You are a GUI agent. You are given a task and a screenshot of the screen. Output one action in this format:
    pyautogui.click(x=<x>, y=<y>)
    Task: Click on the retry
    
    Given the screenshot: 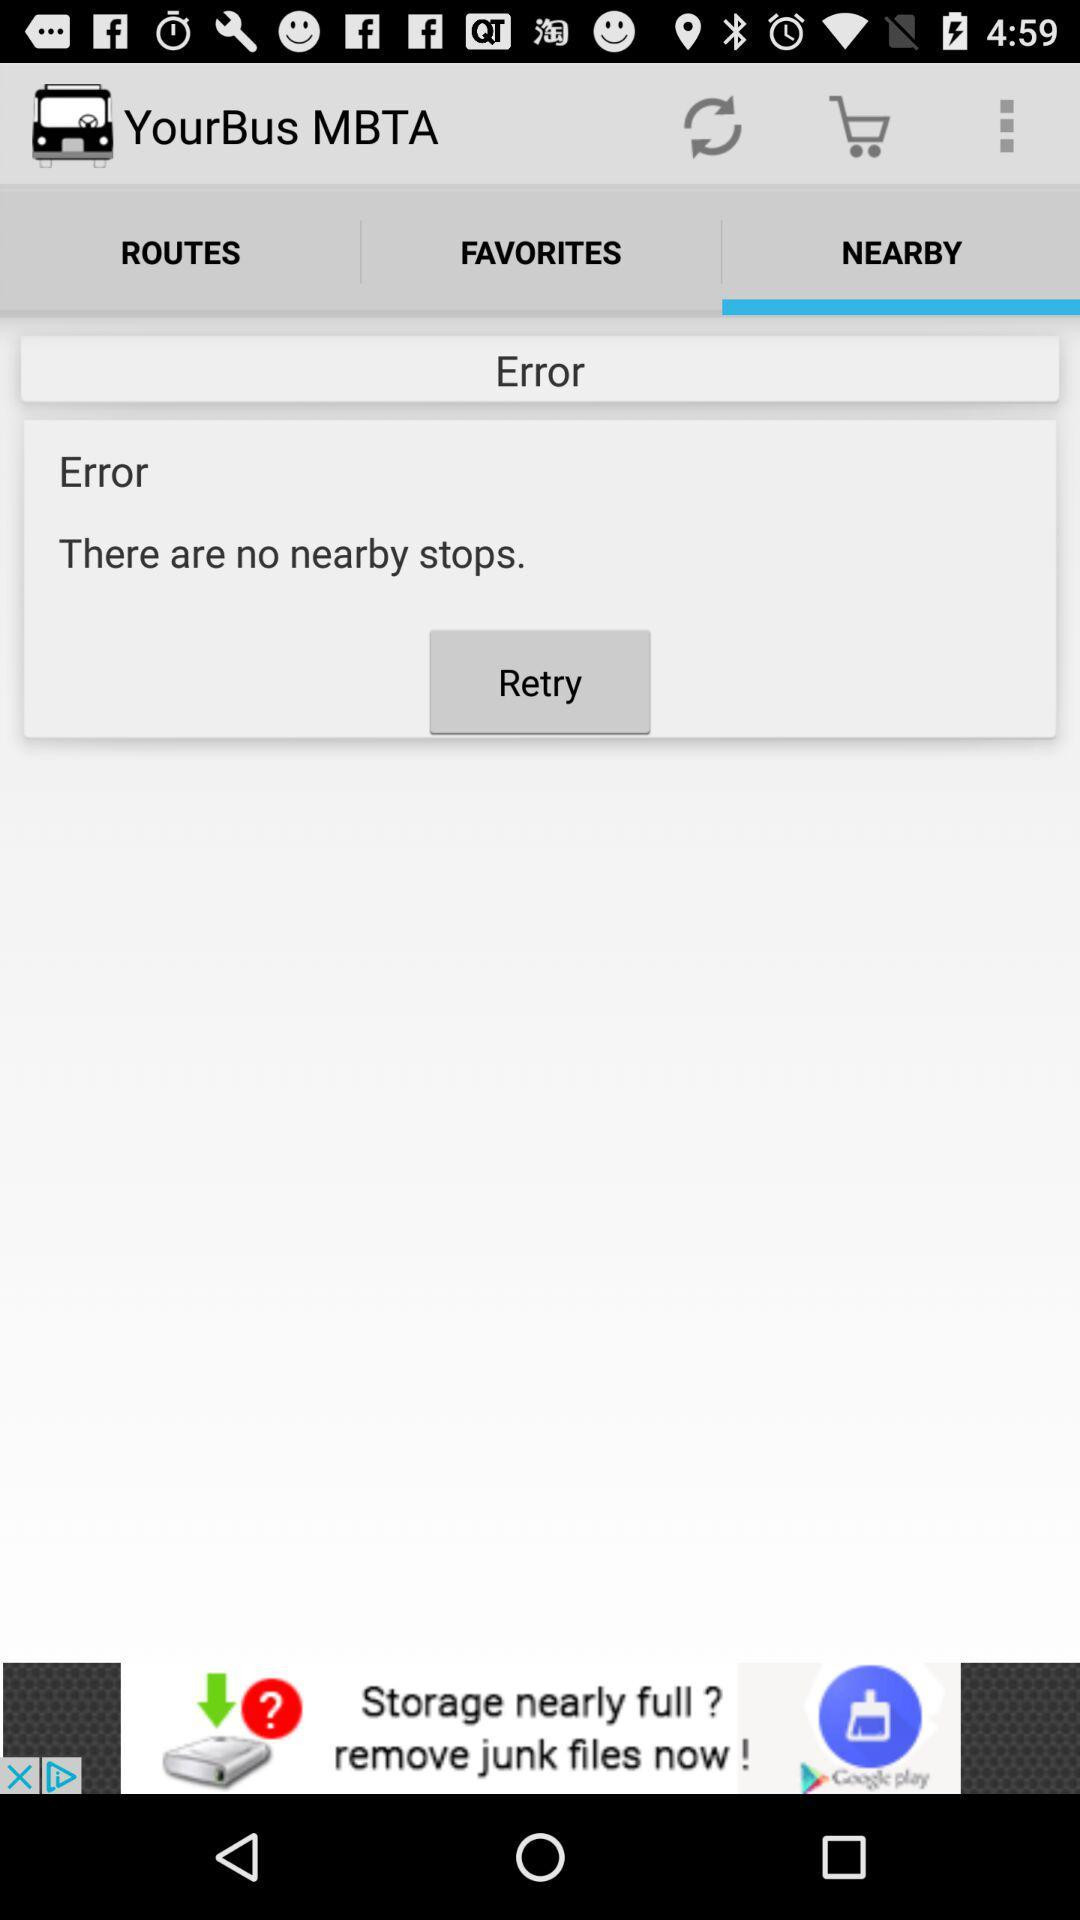 What is the action you would take?
    pyautogui.click(x=540, y=681)
    